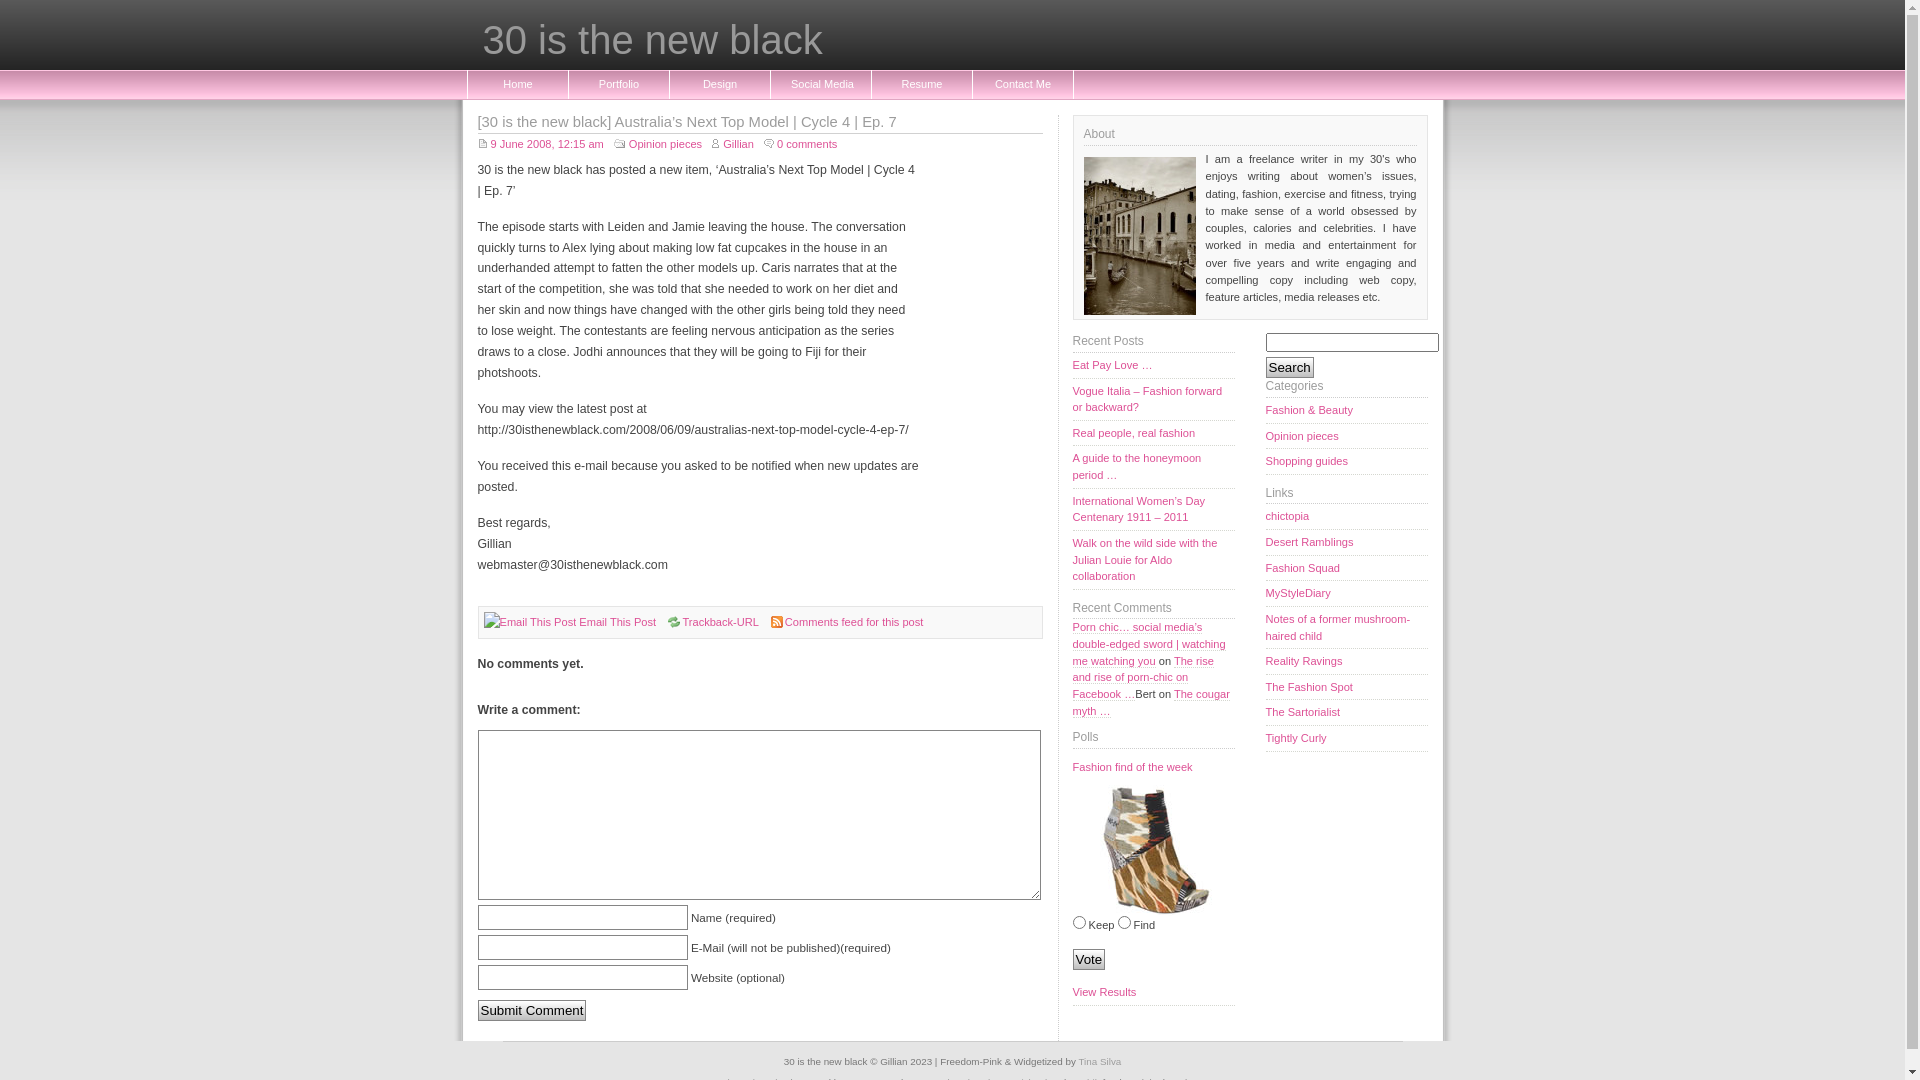 Image resolution: width=1920 pixels, height=1080 pixels. I want to click on 'View Results', so click(1152, 992).